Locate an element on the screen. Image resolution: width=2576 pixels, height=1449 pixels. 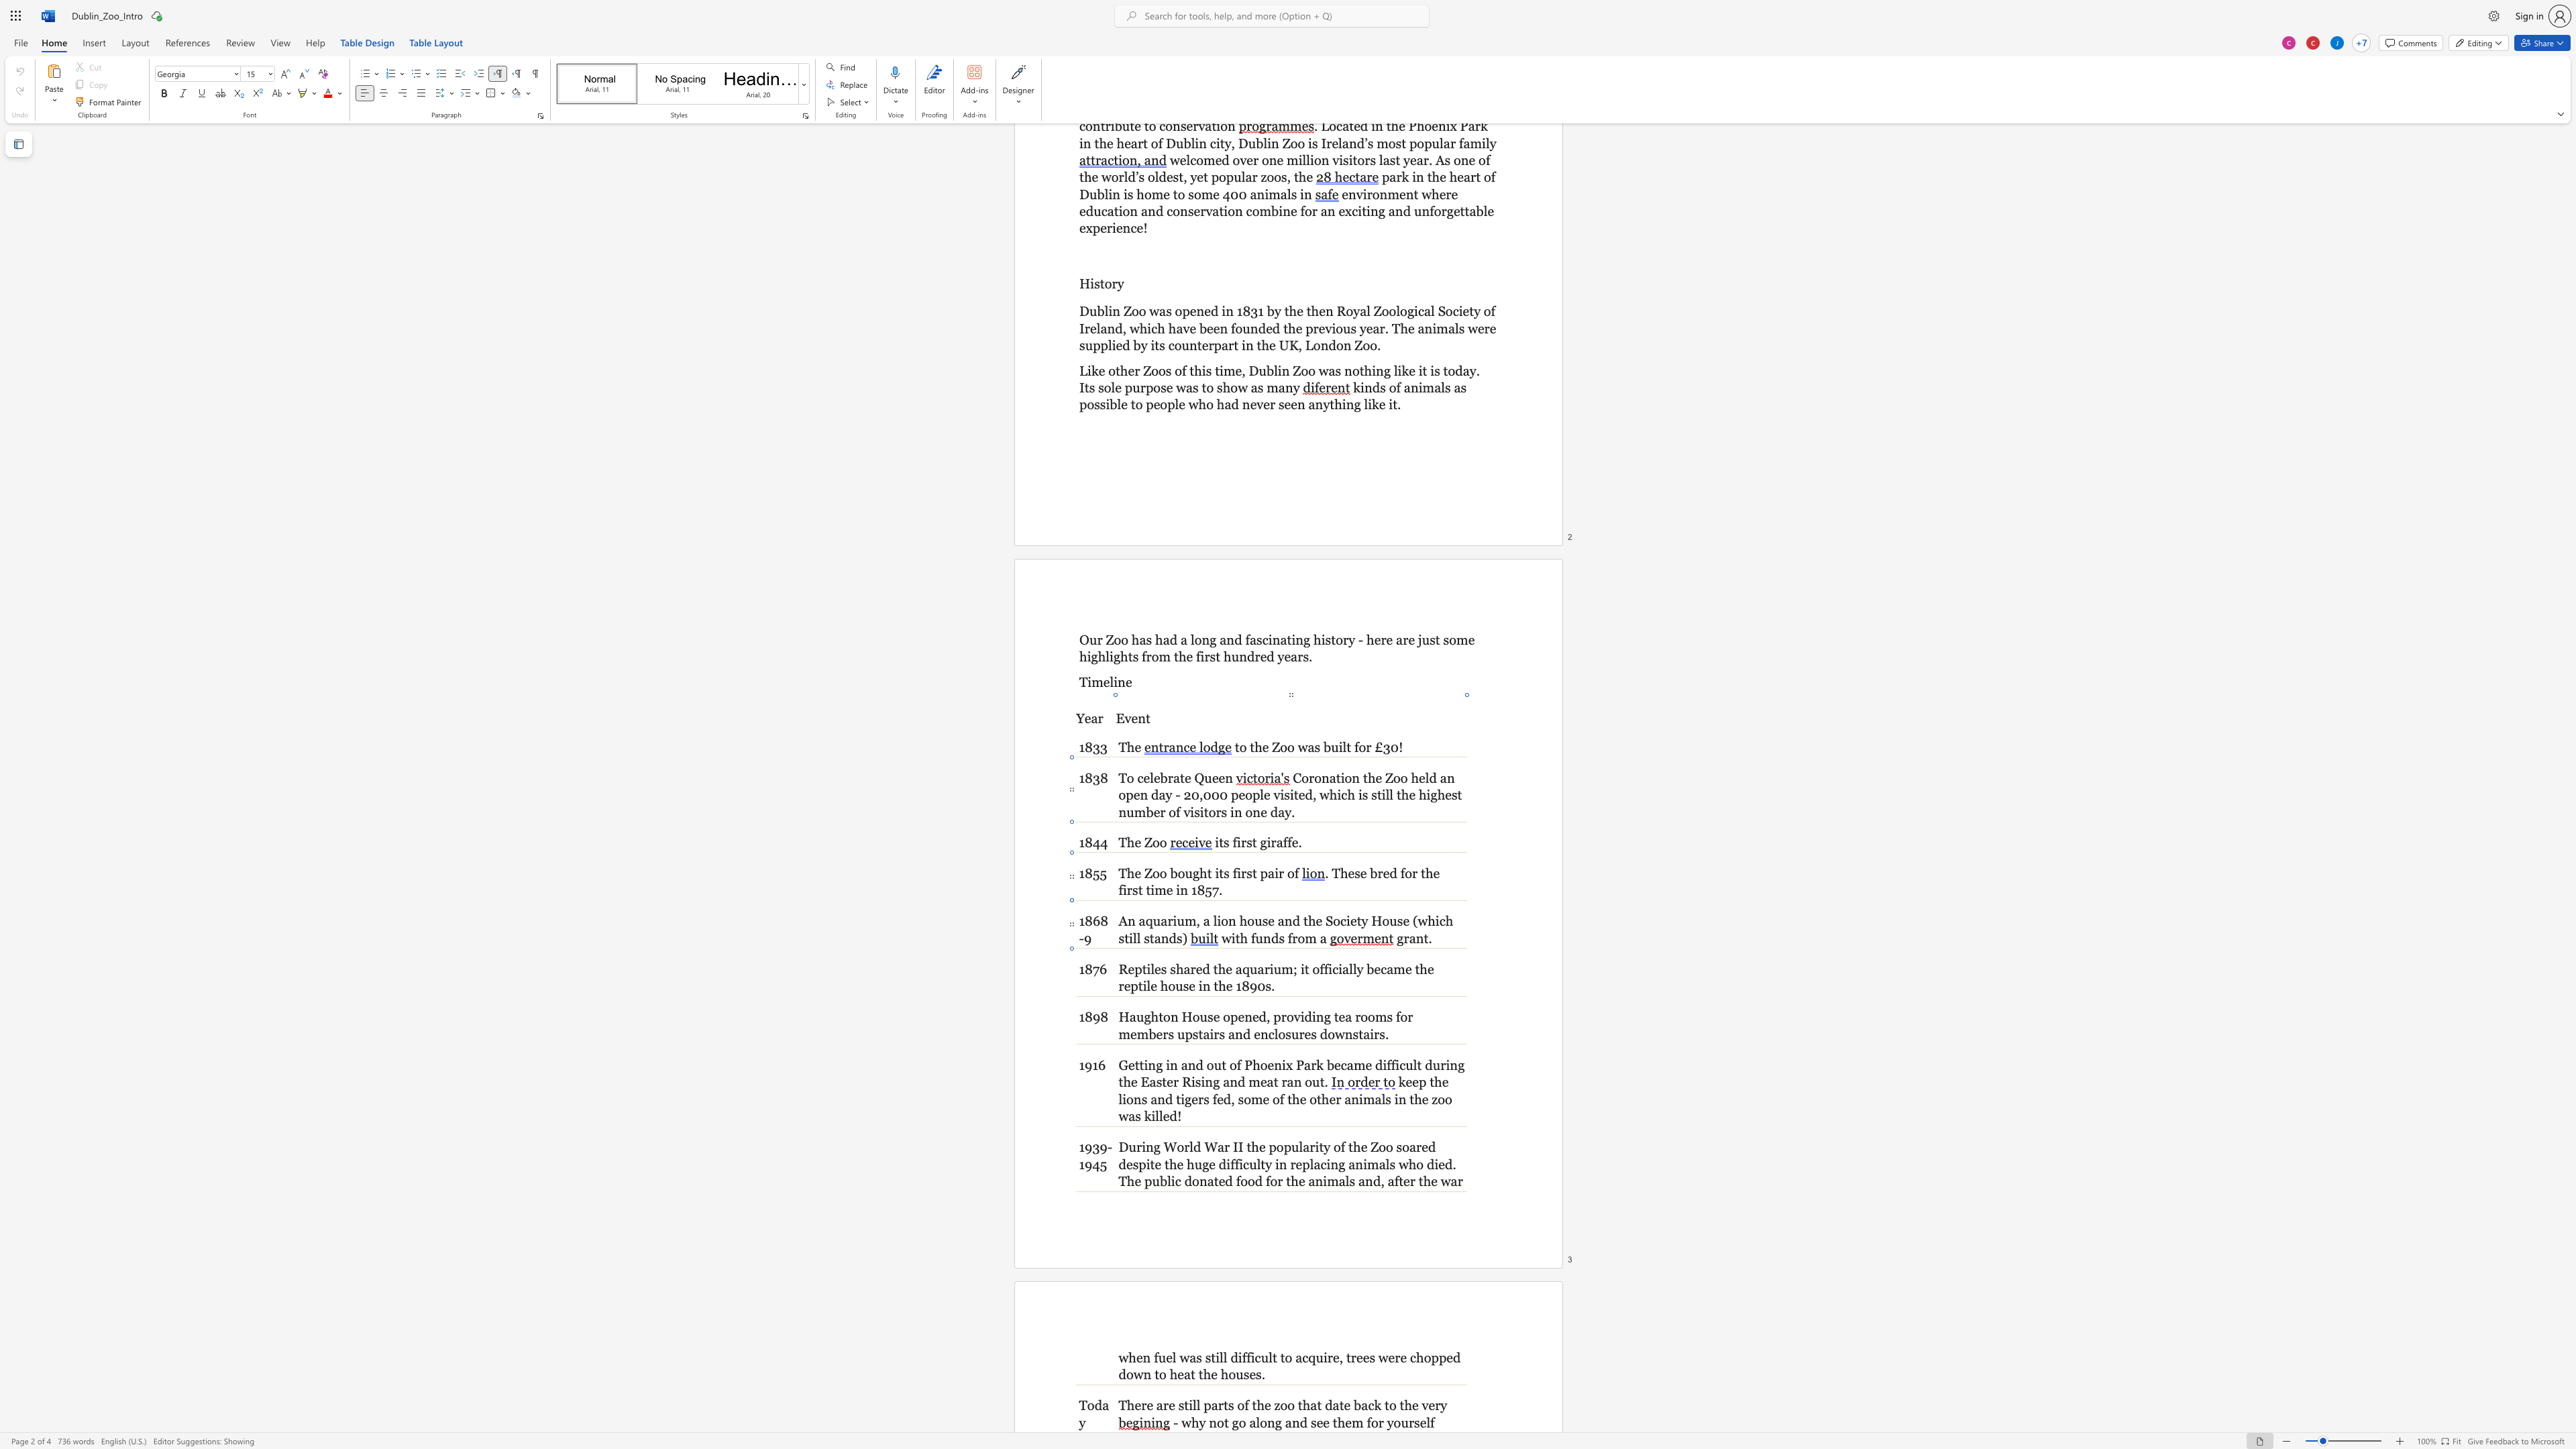
the space between the continuous character "8" and "5" in the text is located at coordinates (1204, 890).